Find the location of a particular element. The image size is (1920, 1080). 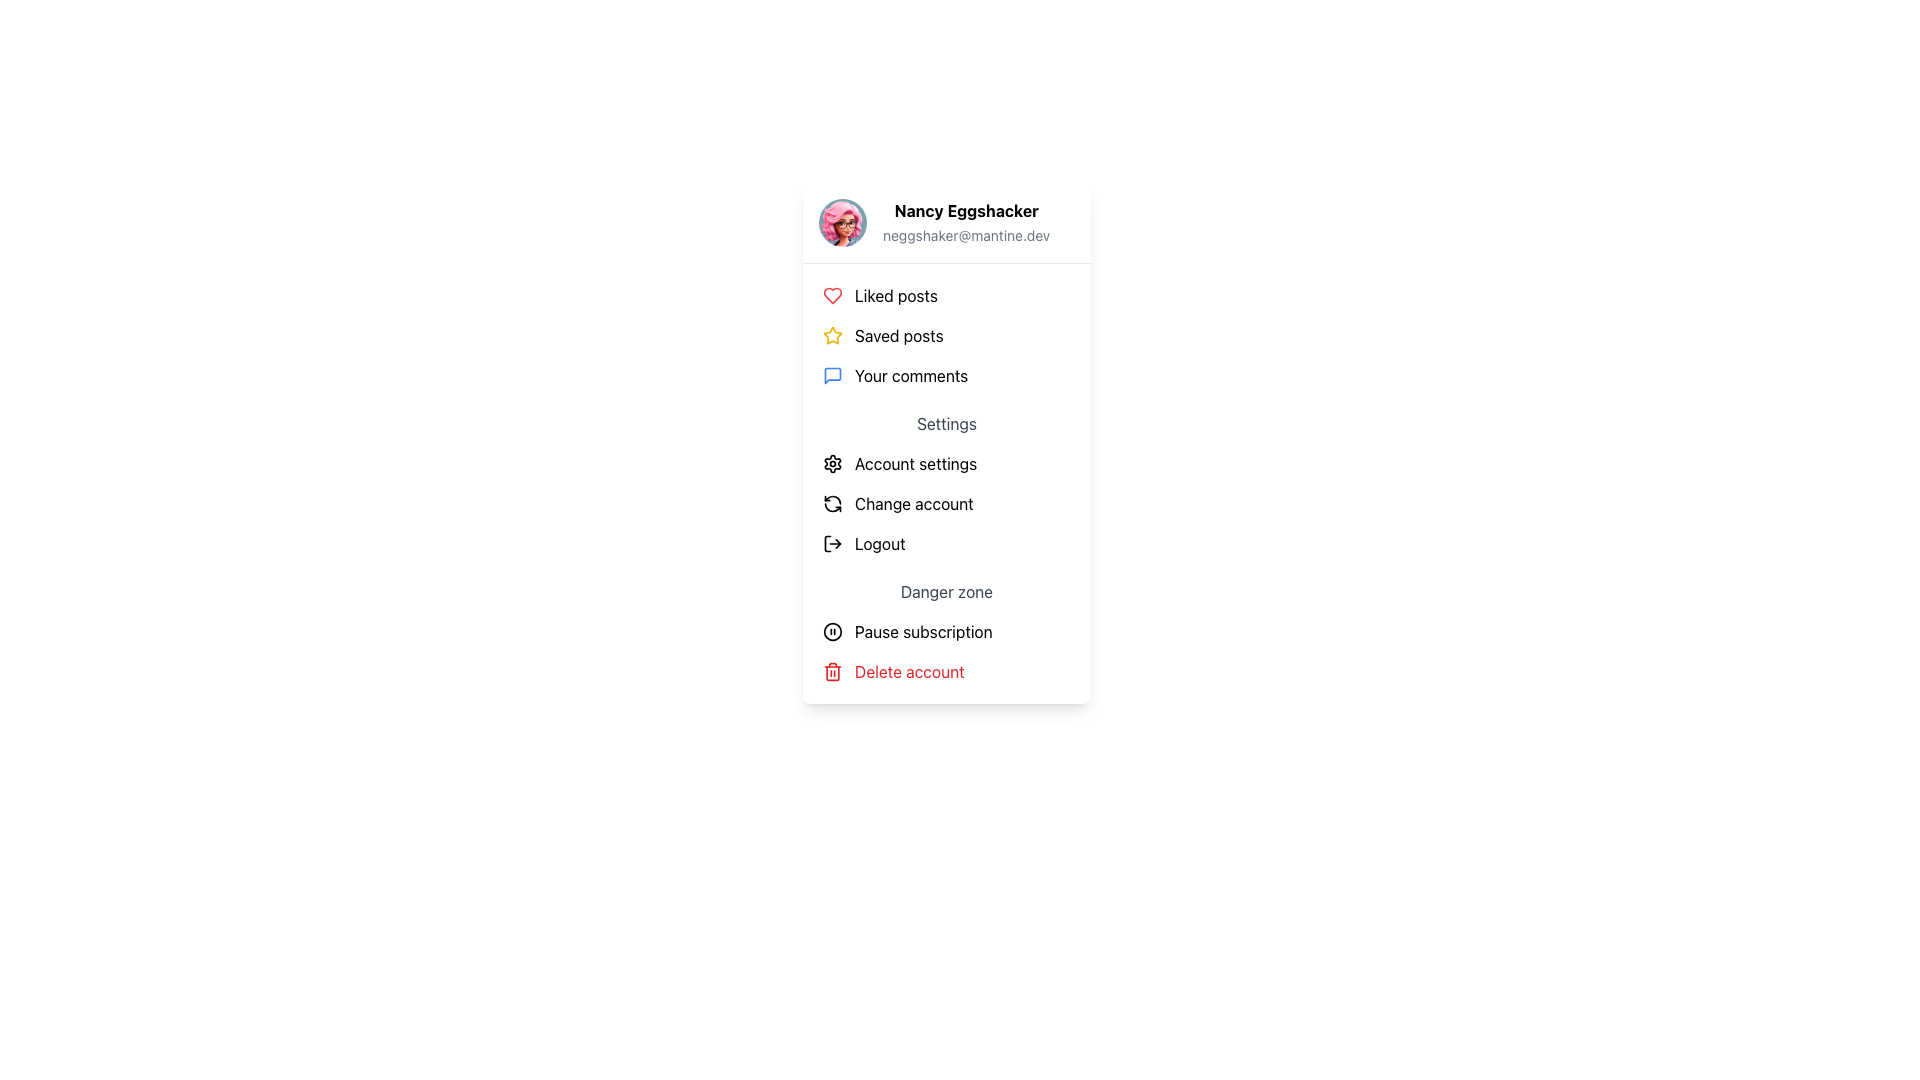

the third interactive menu list item which is located between 'Saved posts' and 'Settings' is located at coordinates (945, 375).